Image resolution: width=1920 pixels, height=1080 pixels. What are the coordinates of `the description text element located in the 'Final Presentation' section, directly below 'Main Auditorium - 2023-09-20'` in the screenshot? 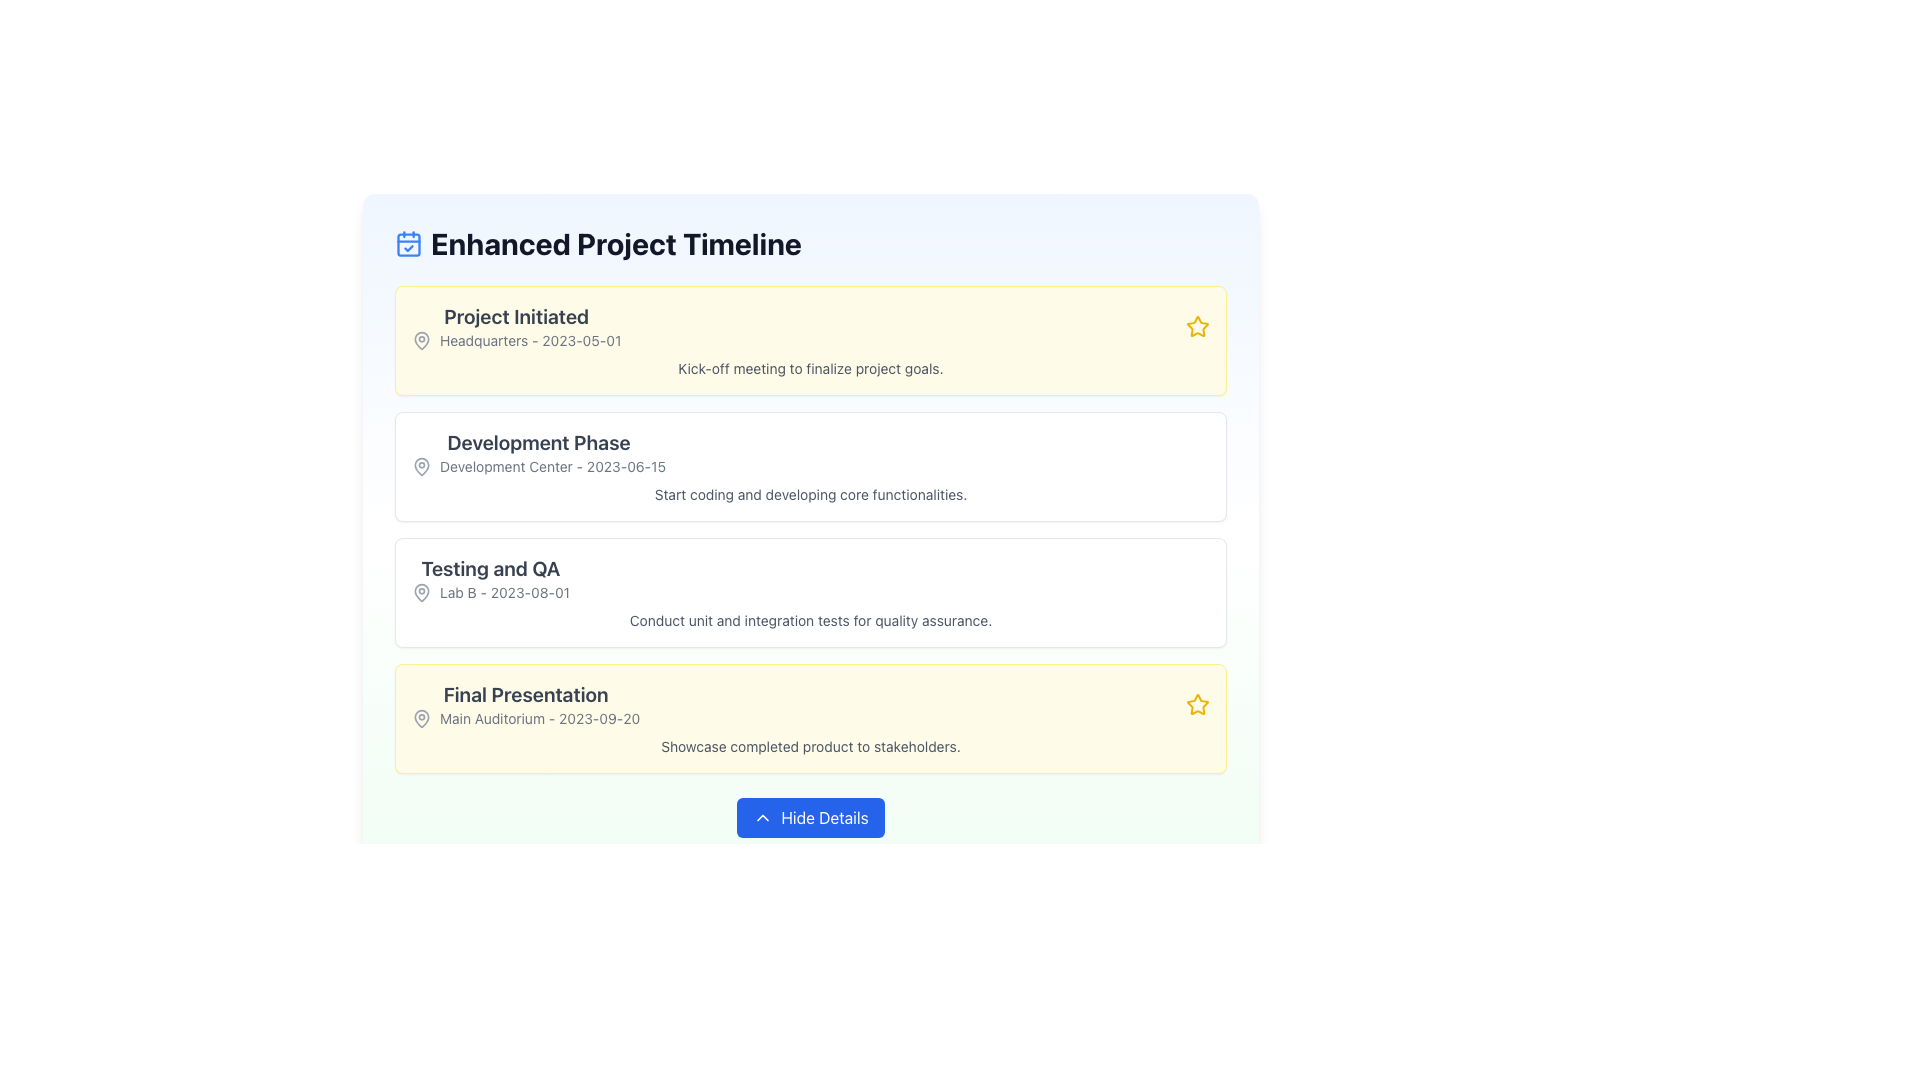 It's located at (811, 747).